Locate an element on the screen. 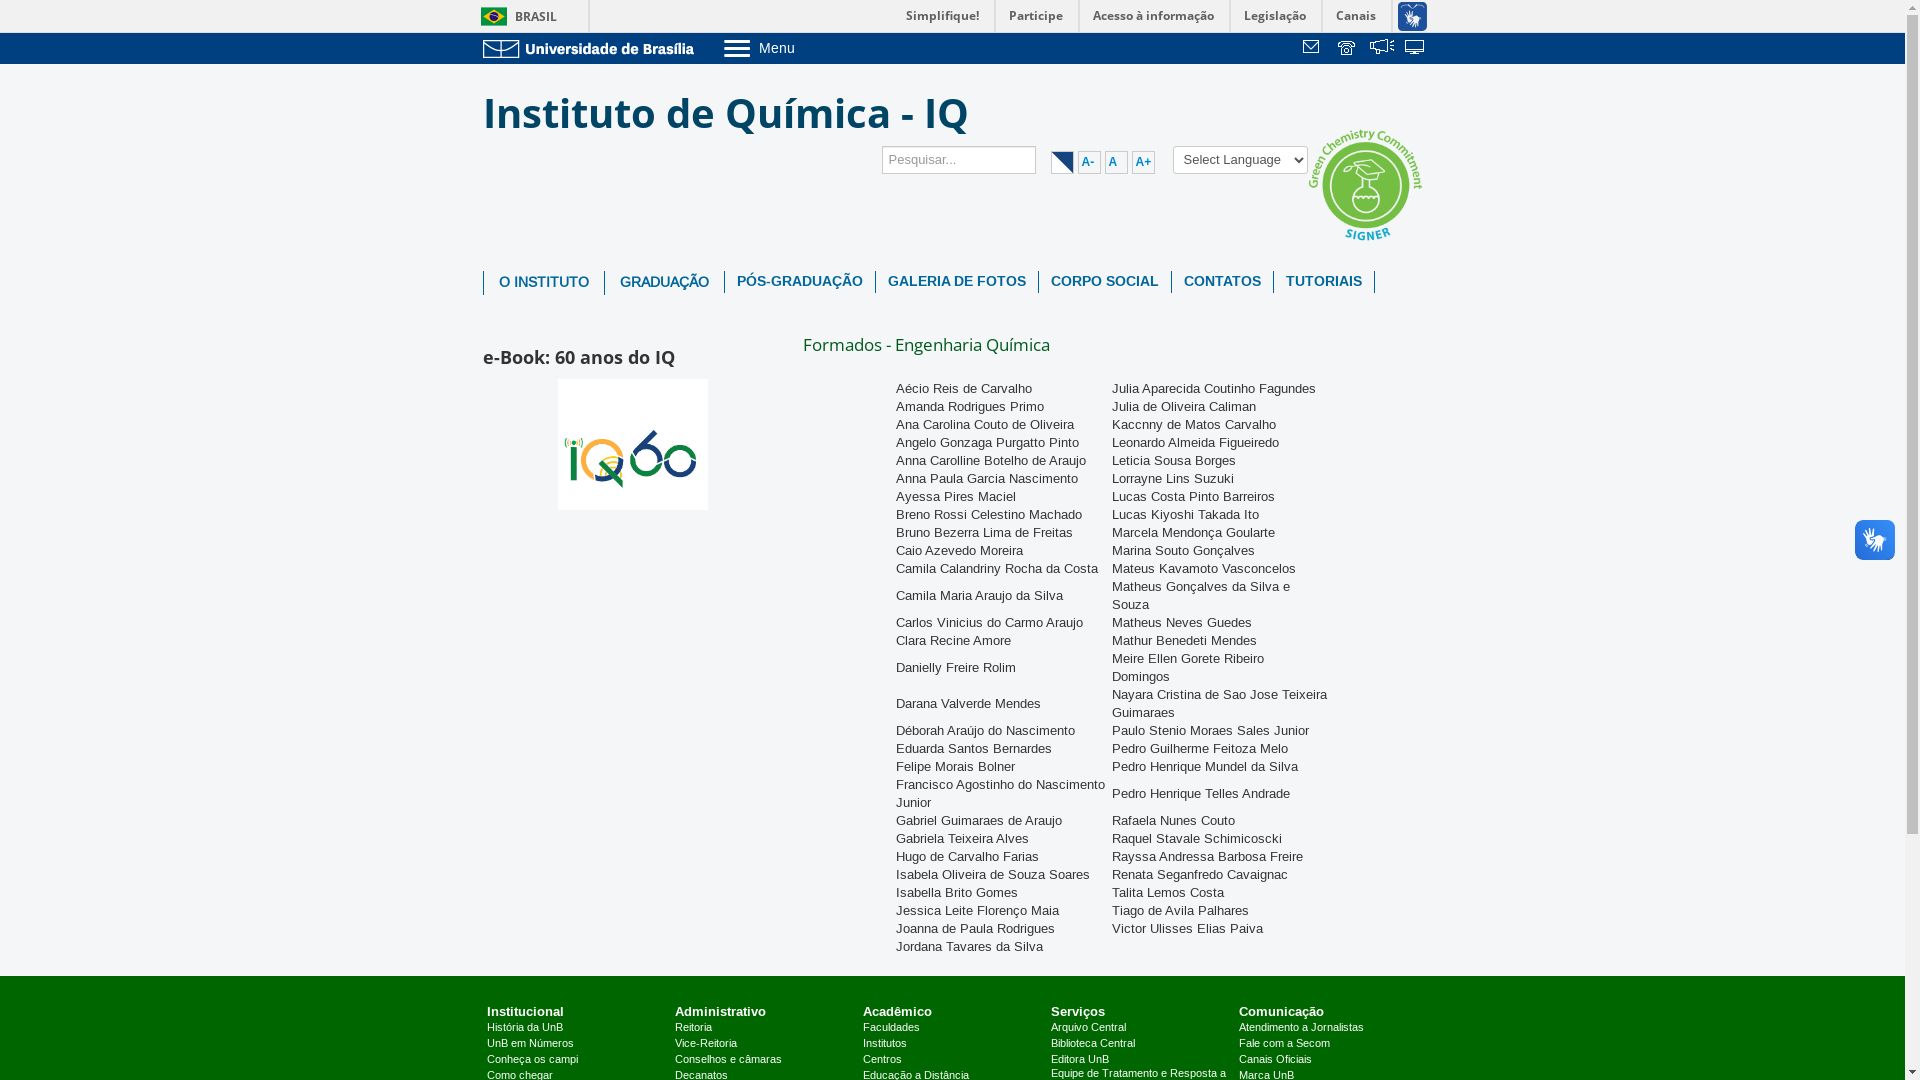 The width and height of the screenshot is (1920, 1080). ' ' is located at coordinates (1381, 48).